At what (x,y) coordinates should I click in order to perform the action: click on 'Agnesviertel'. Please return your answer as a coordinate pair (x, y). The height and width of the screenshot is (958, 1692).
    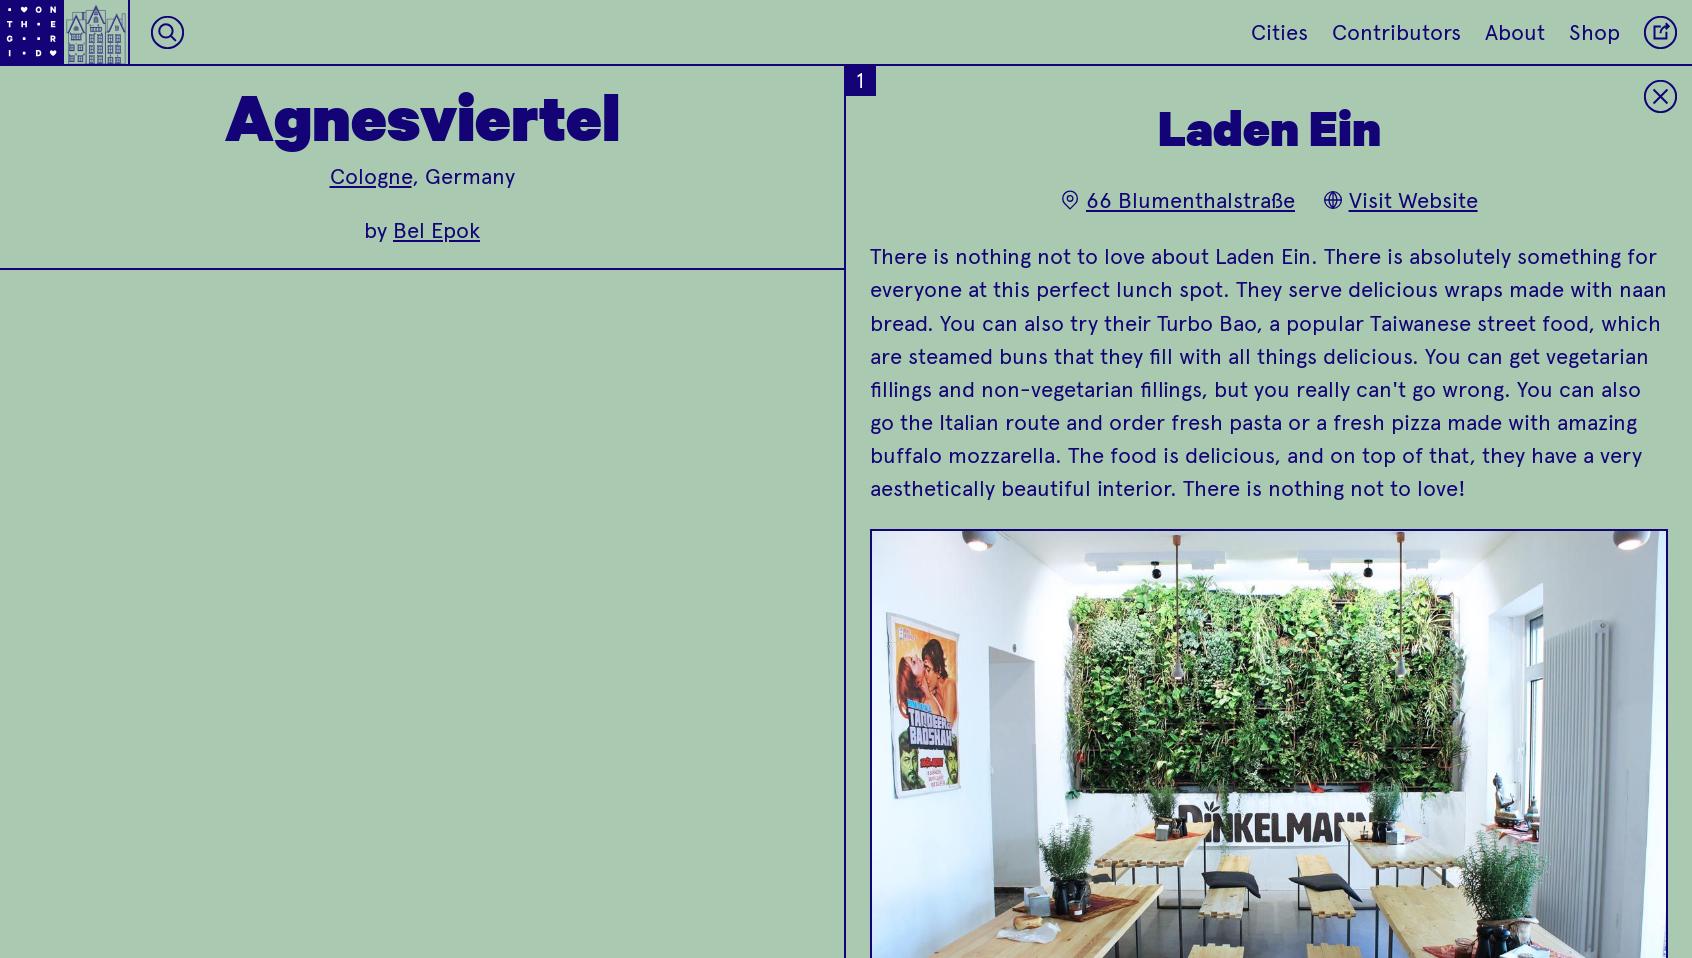
    Looking at the image, I should click on (421, 114).